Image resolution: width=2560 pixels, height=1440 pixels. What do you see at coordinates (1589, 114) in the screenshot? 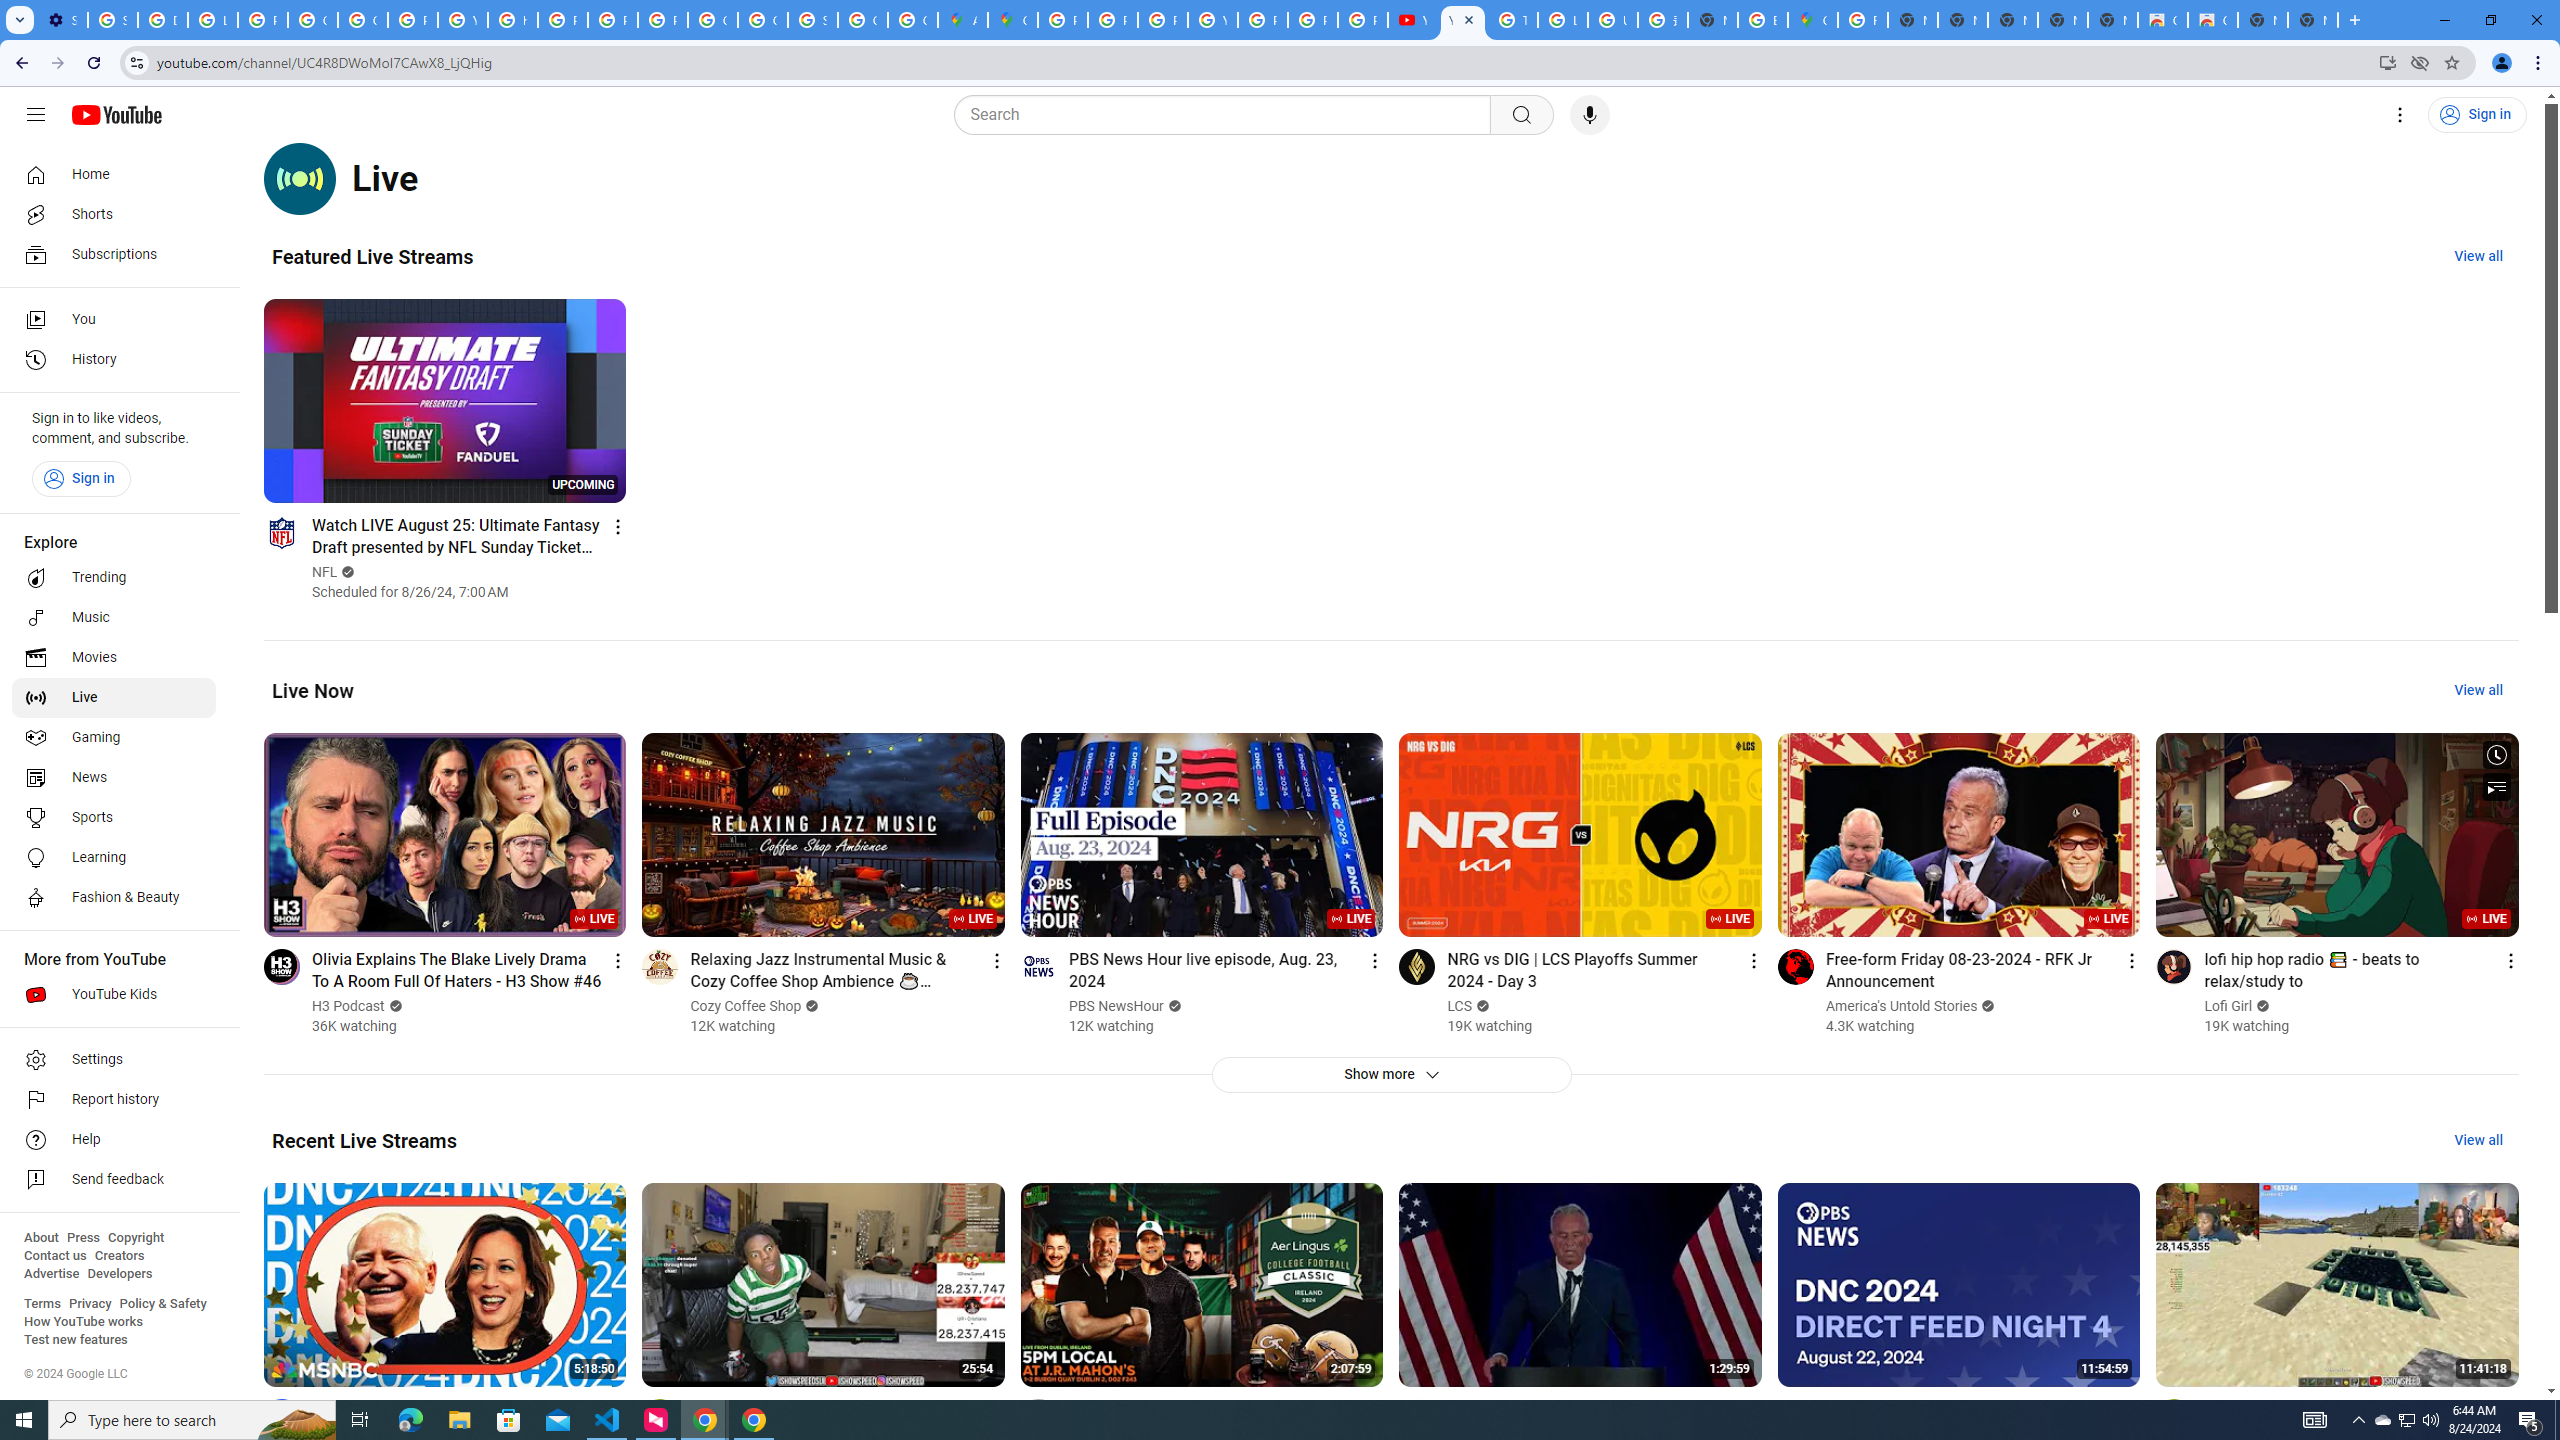
I see `'Search with your voice'` at bounding box center [1589, 114].